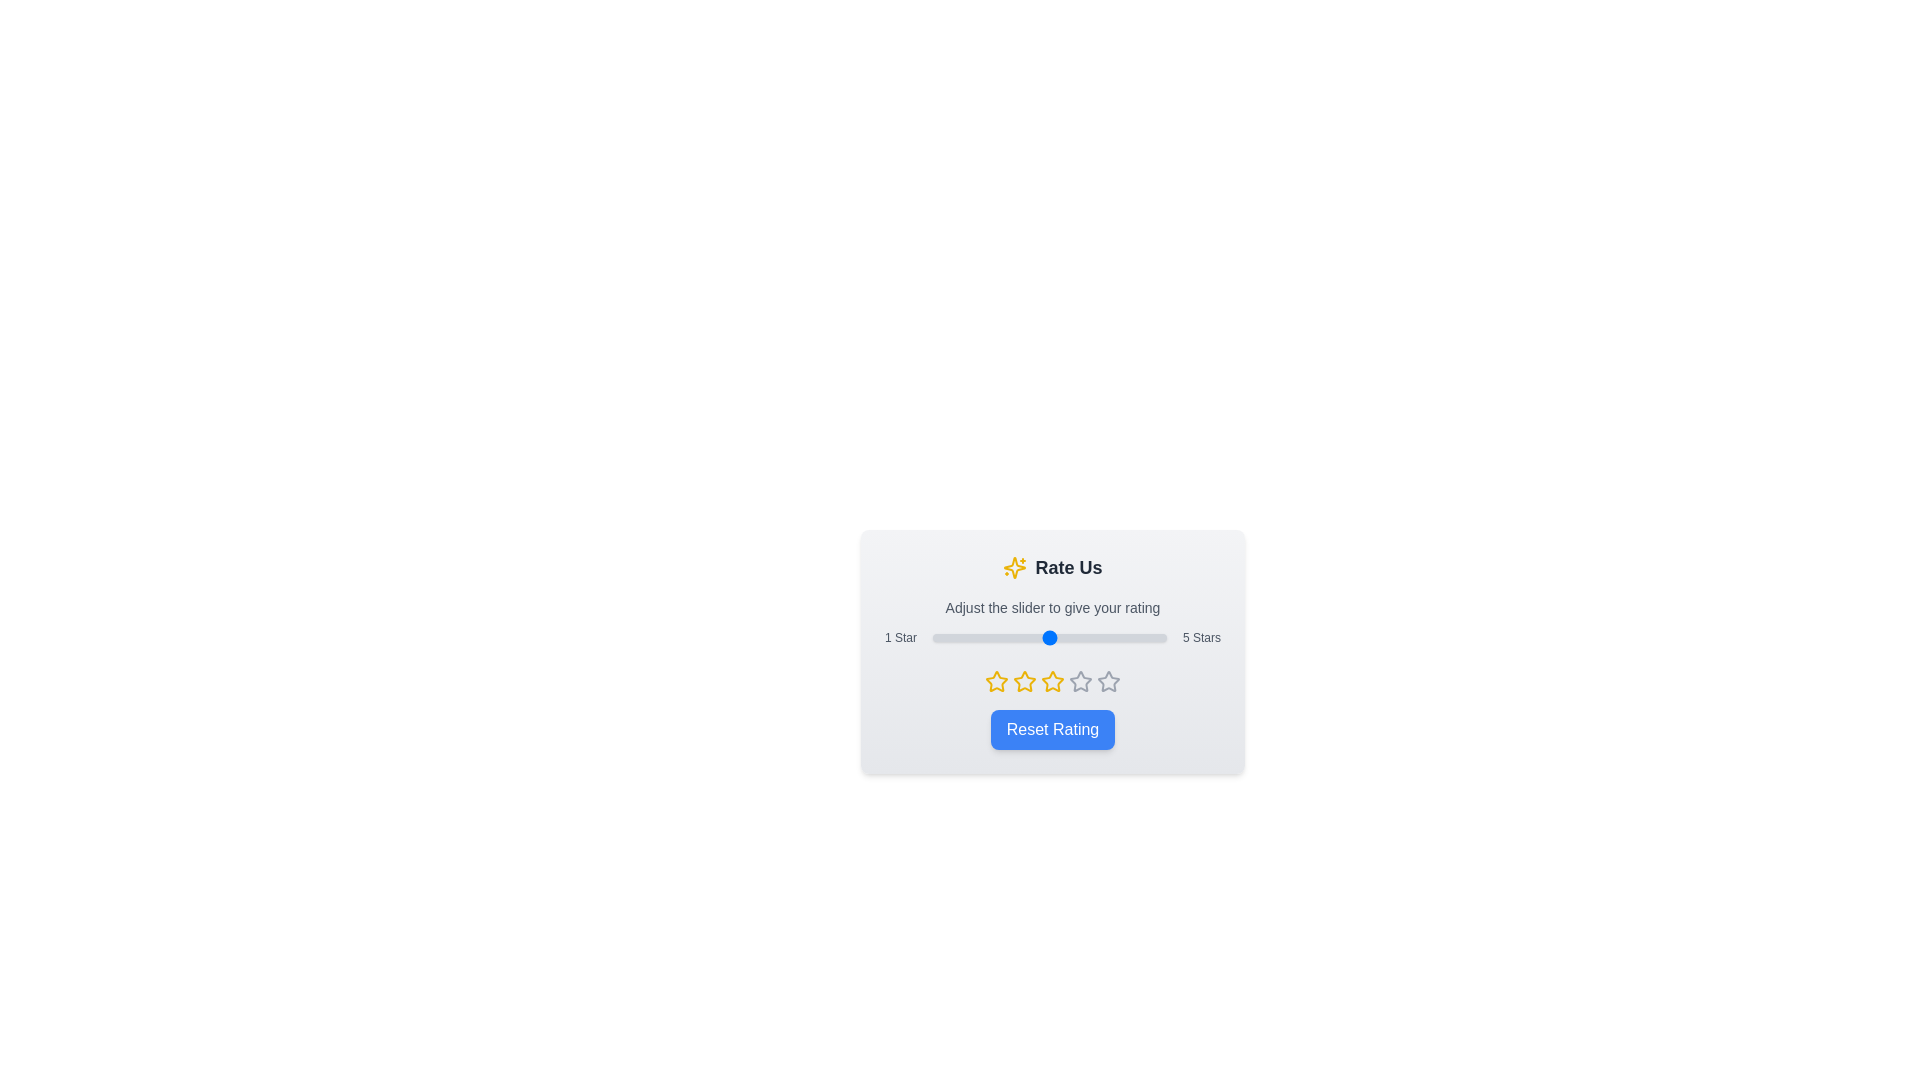 Image resolution: width=1920 pixels, height=1080 pixels. What do you see at coordinates (1048, 637) in the screenshot?
I see `the star rating slider to 3 stars` at bounding box center [1048, 637].